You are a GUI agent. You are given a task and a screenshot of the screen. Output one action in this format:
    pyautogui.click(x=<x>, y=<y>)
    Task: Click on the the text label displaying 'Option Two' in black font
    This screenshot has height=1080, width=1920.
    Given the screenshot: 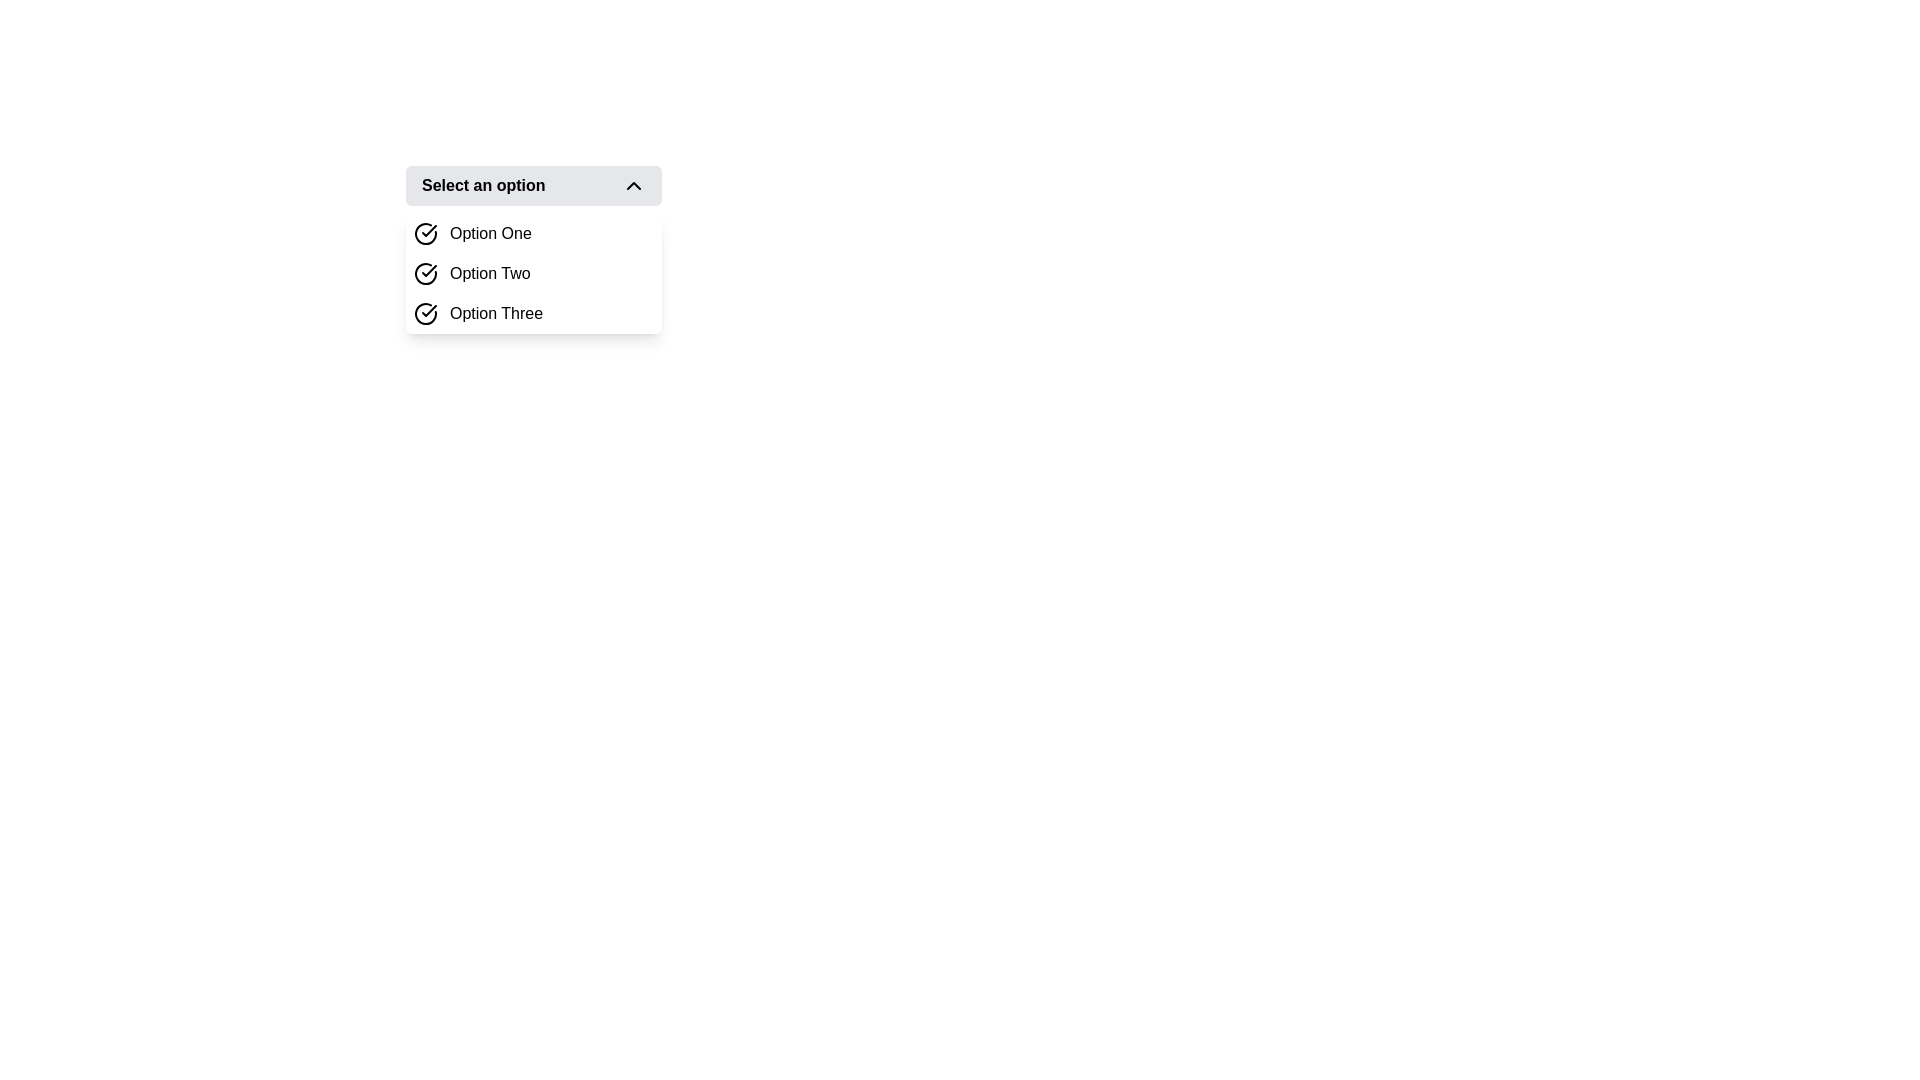 What is the action you would take?
    pyautogui.click(x=489, y=273)
    